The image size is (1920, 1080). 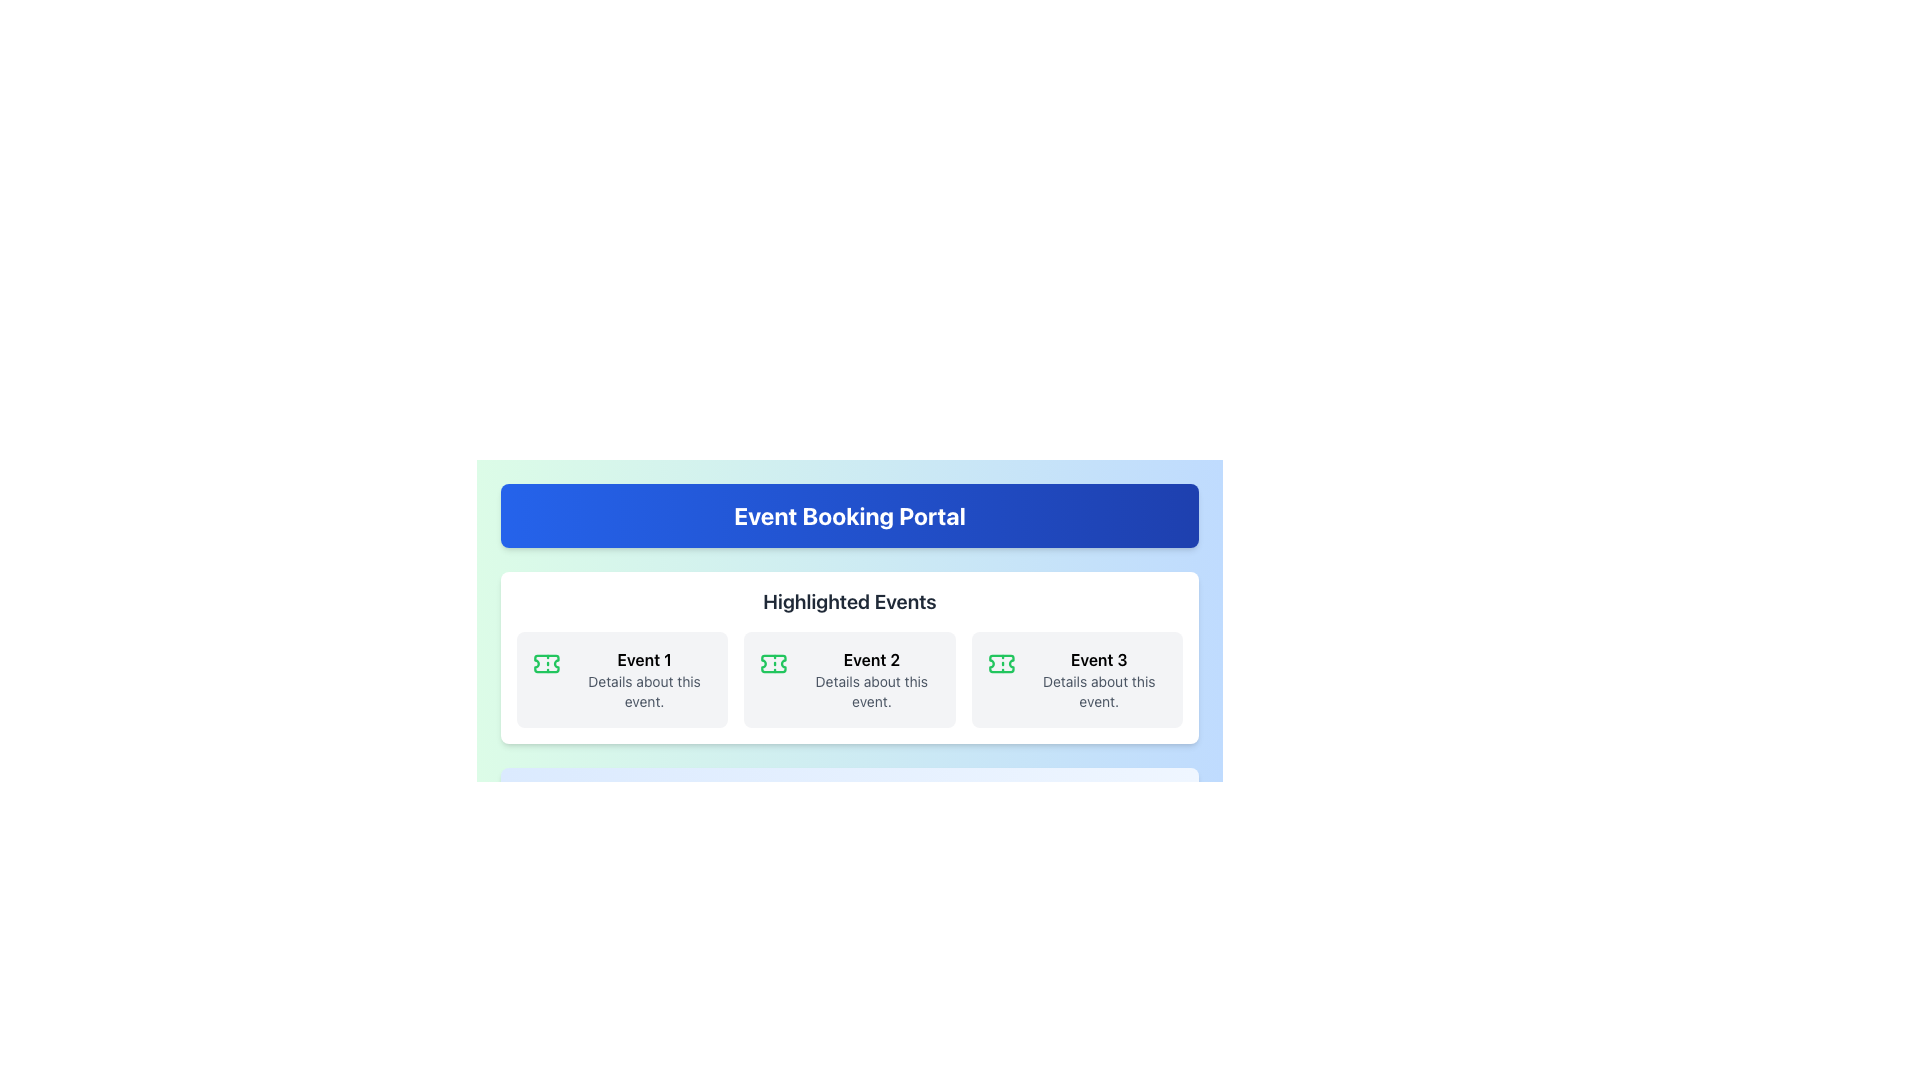 What do you see at coordinates (849, 678) in the screenshot?
I see `details of the second Informational card in the grid layout under the heading 'Highlighted Events'` at bounding box center [849, 678].